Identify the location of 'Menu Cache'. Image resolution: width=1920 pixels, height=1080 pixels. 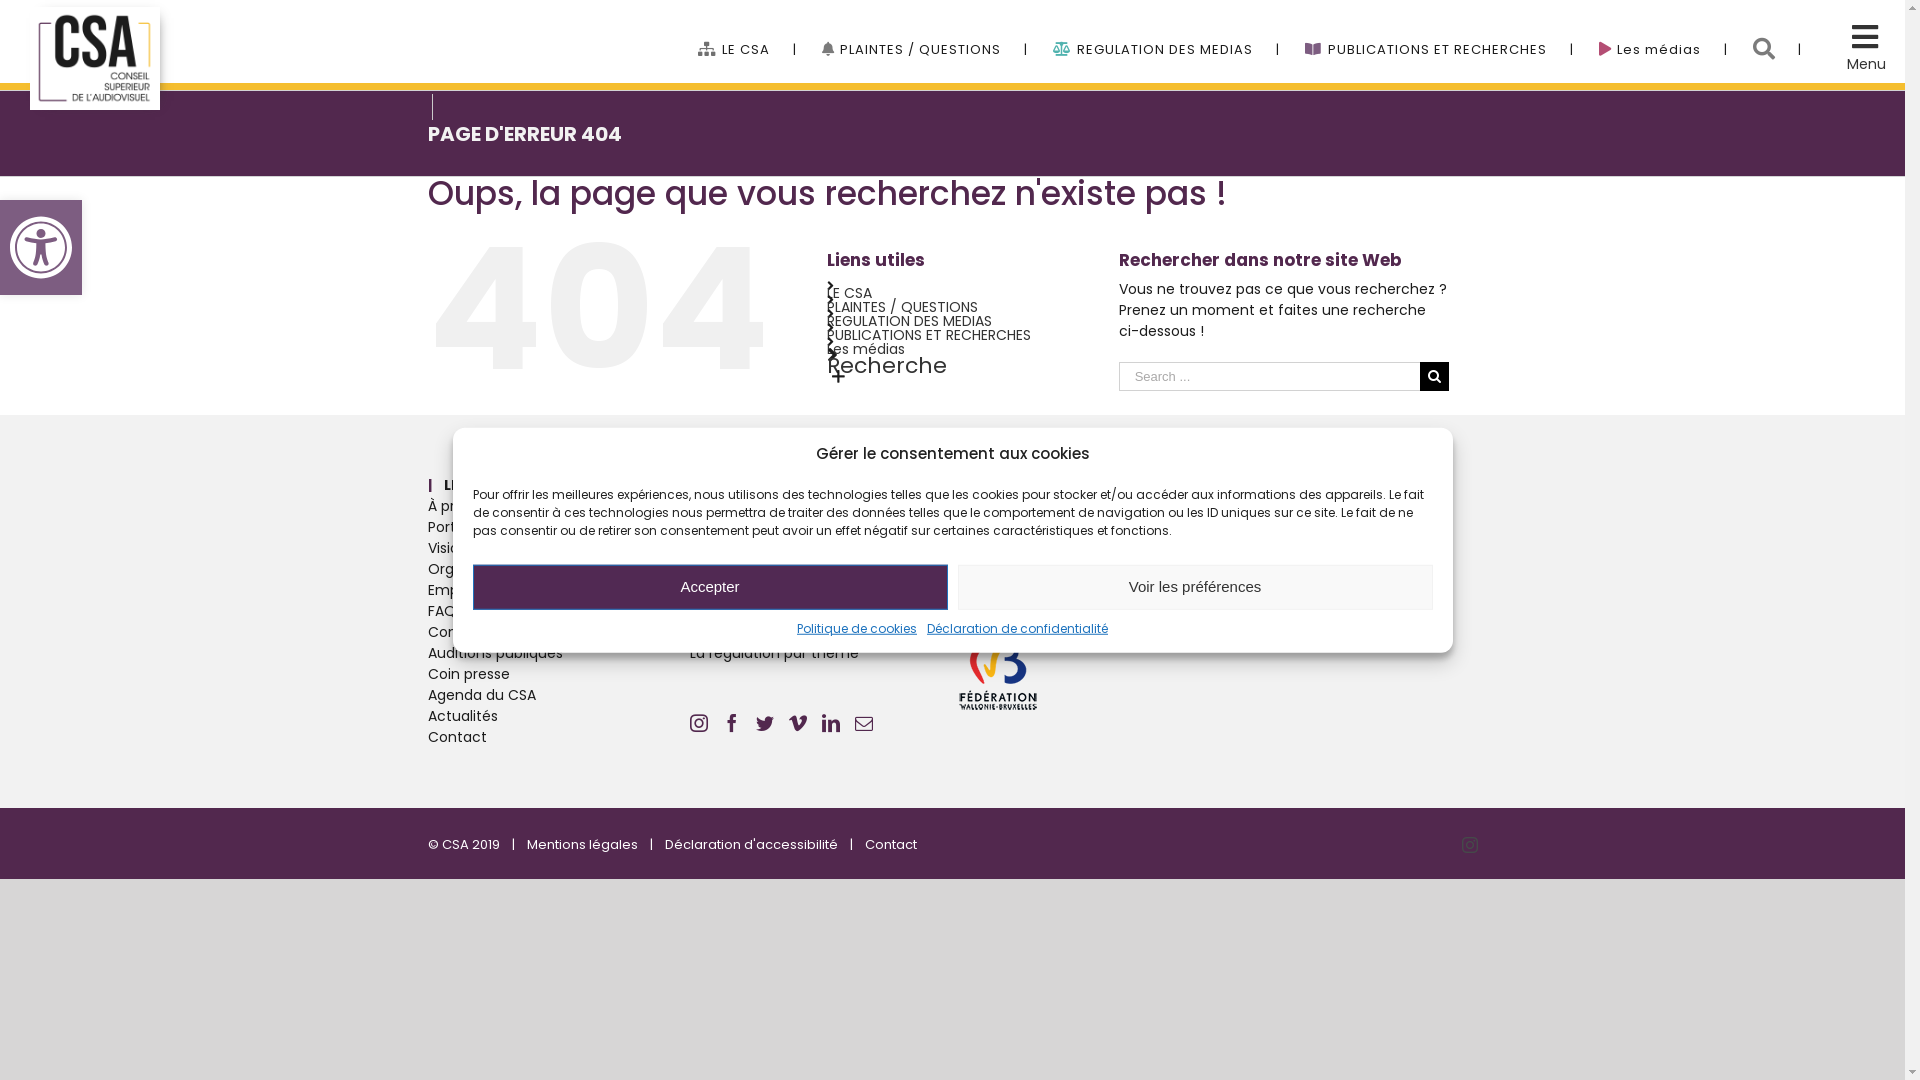
(1846, 42).